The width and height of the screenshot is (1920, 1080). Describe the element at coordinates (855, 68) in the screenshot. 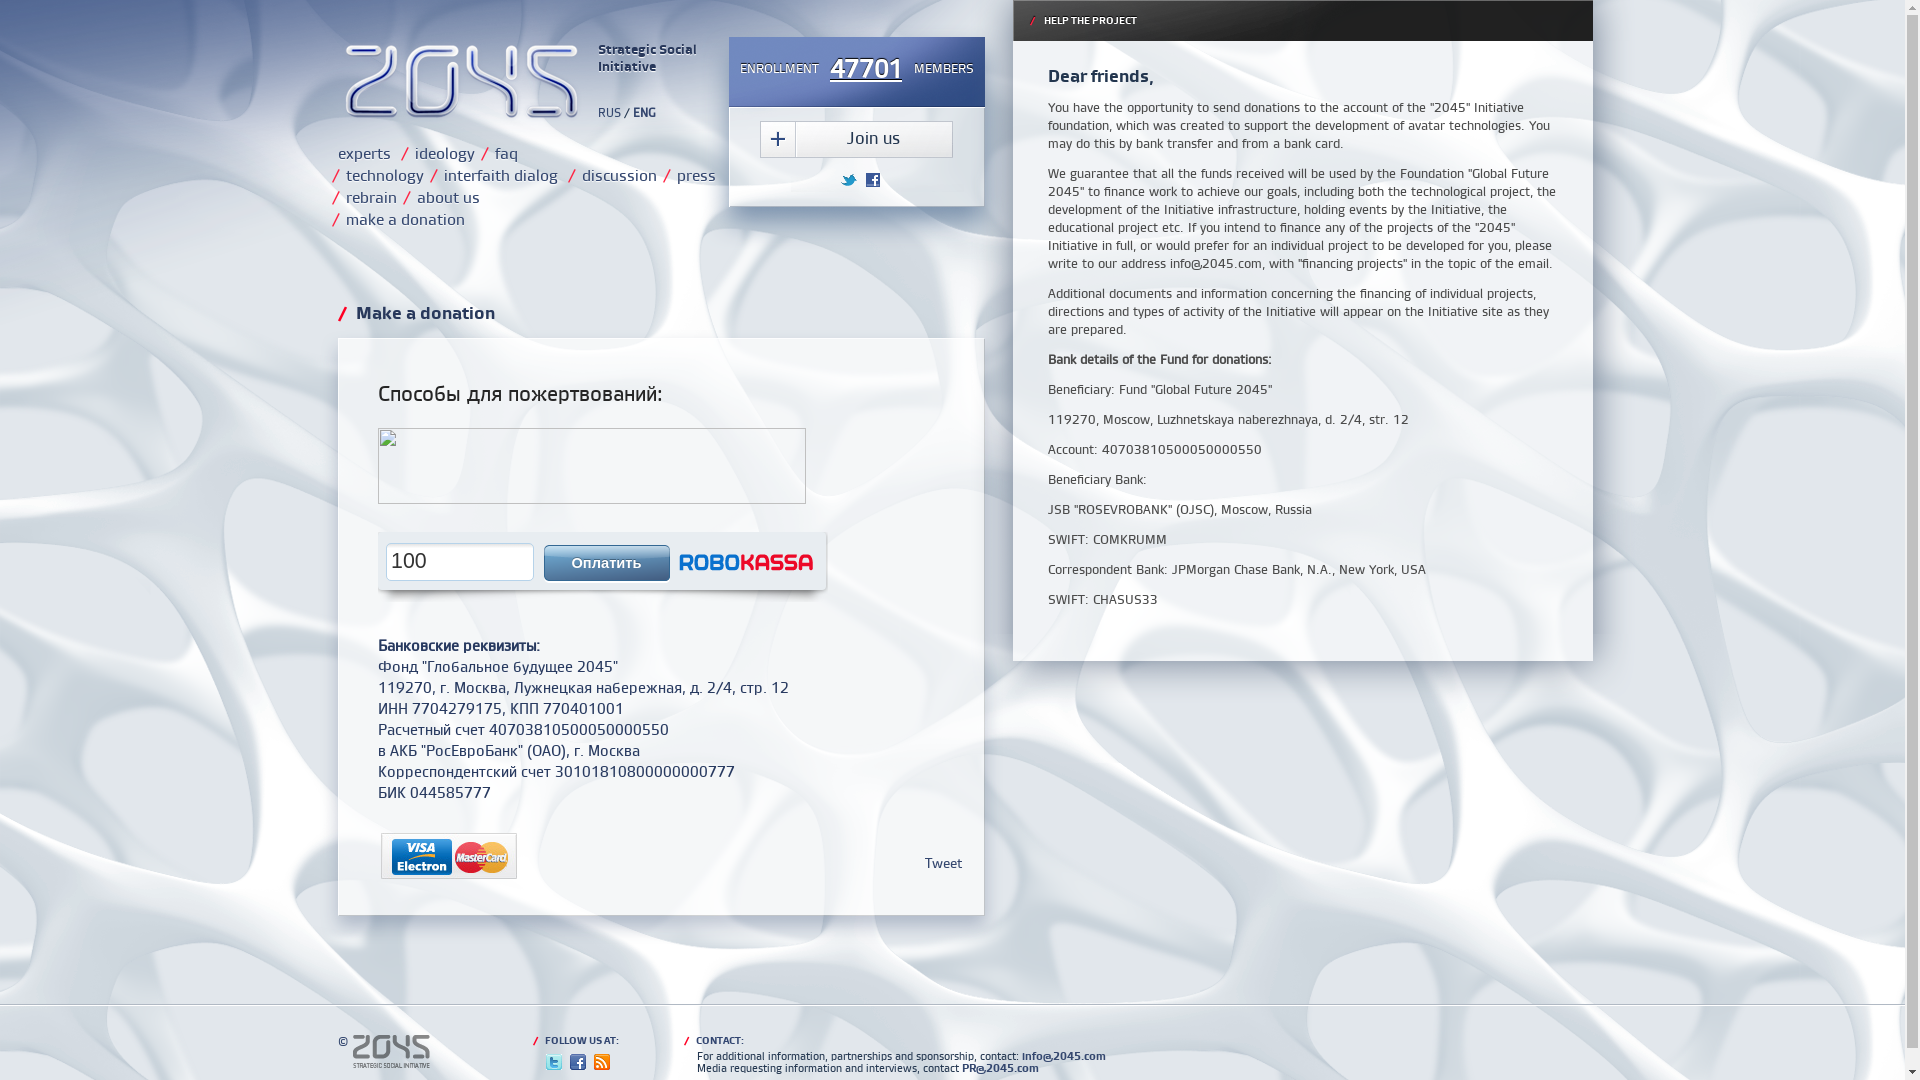

I see `'ENROLLMENT47701MEMBERS'` at that location.